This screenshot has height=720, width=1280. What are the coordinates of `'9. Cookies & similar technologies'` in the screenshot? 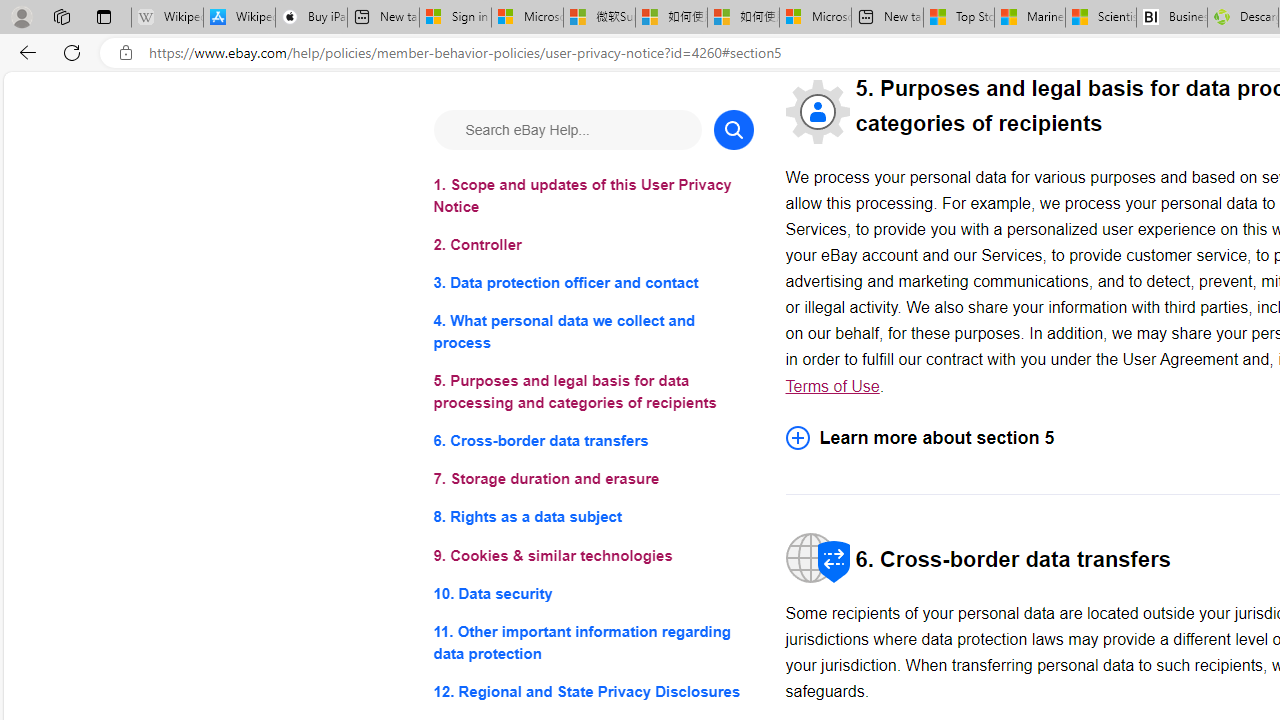 It's located at (592, 555).